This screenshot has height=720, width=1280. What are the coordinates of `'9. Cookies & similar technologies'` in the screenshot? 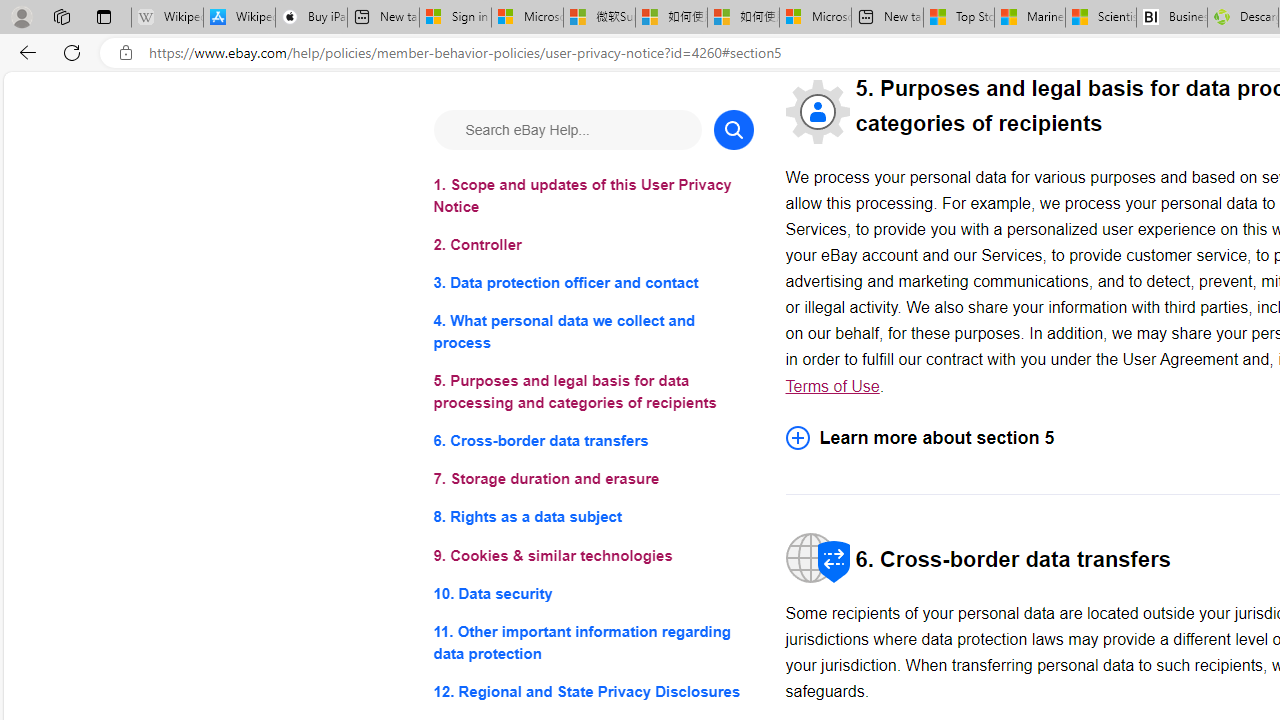 It's located at (592, 555).